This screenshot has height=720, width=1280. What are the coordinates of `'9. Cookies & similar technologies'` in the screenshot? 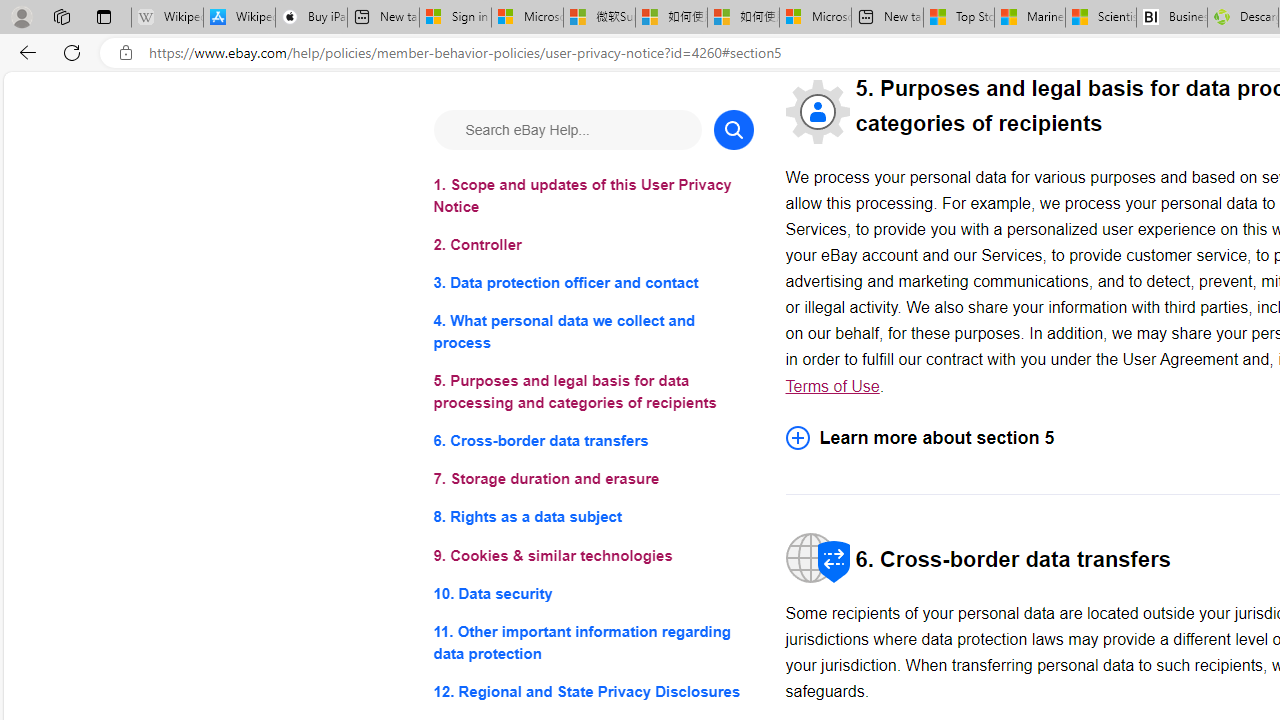 It's located at (592, 555).